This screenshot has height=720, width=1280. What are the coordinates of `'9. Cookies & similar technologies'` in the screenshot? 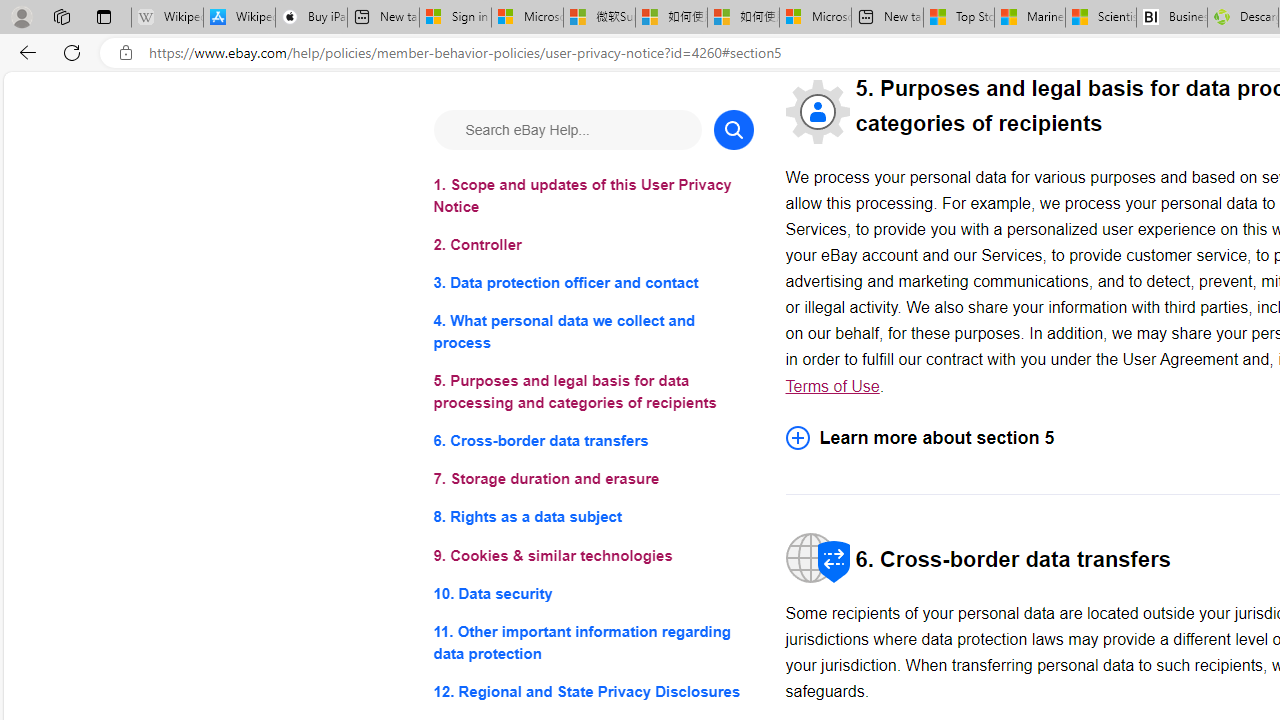 It's located at (592, 555).